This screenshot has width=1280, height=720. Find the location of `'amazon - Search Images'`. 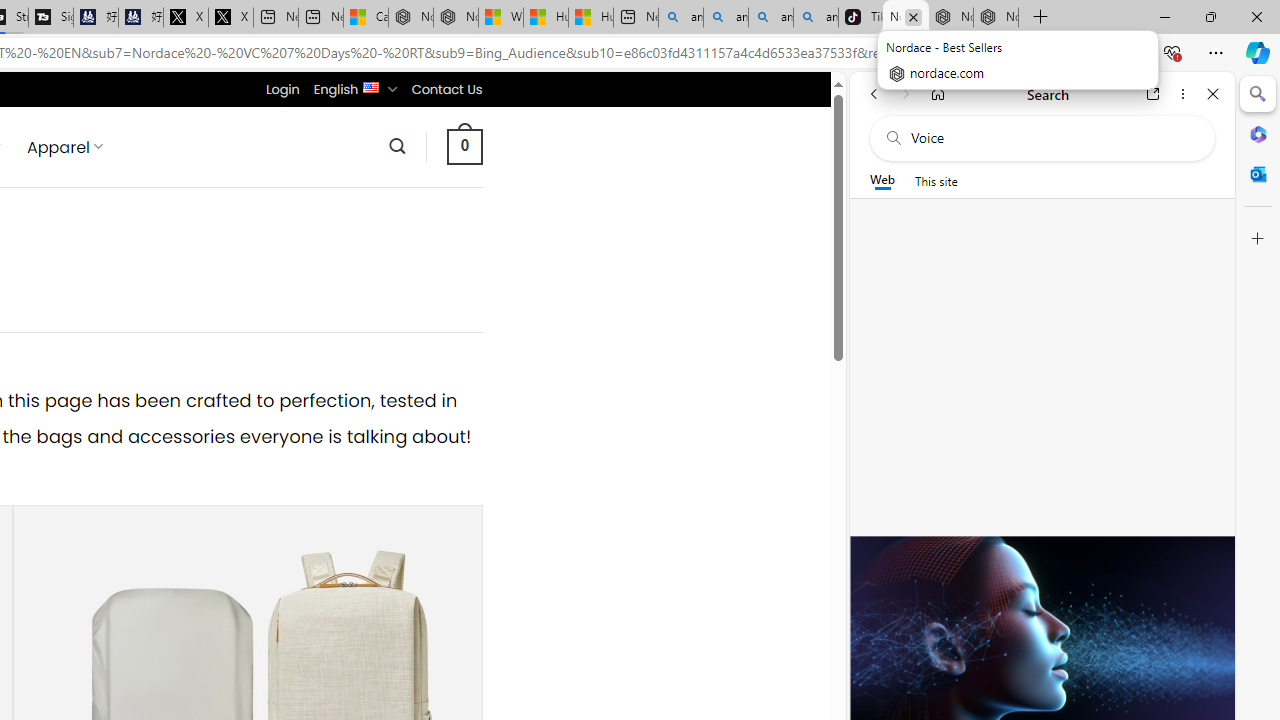

'amazon - Search Images' is located at coordinates (816, 17).